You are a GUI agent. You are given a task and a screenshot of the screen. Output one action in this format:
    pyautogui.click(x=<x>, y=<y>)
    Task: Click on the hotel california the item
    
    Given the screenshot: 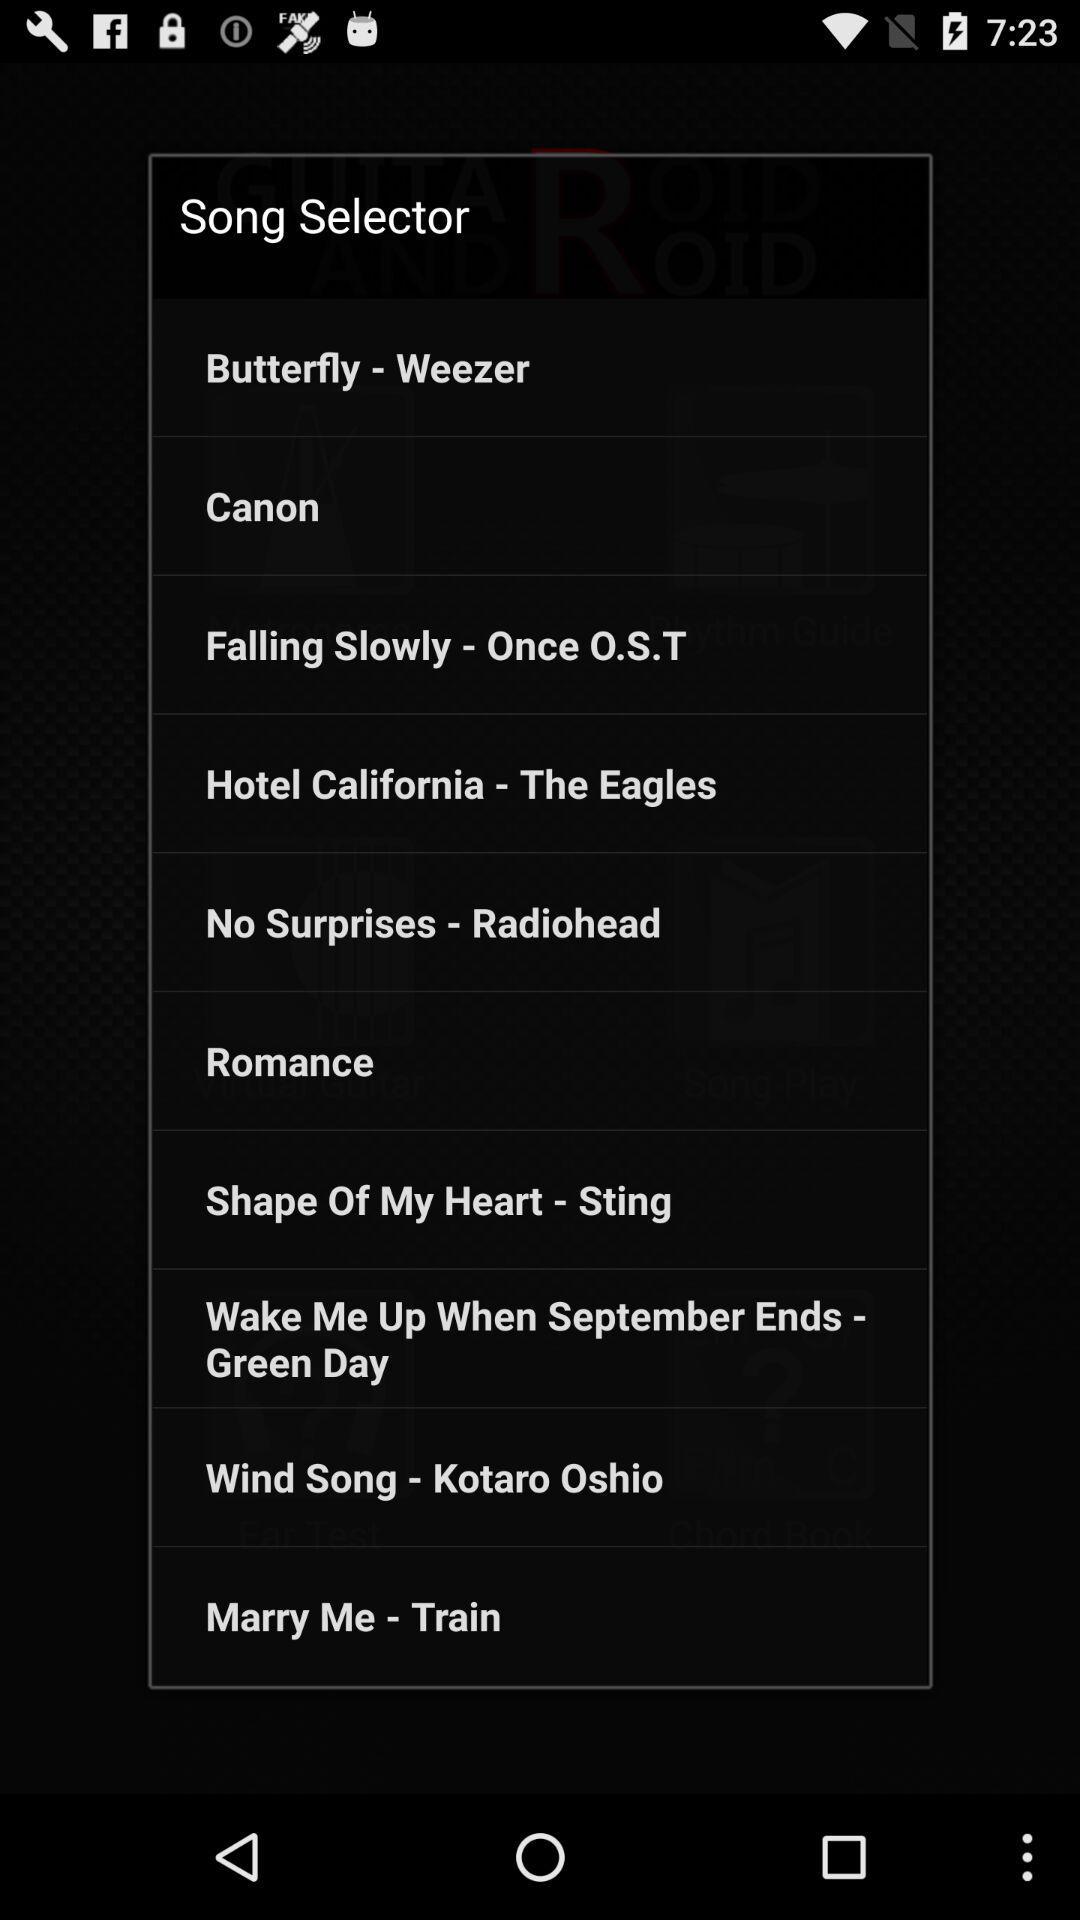 What is the action you would take?
    pyautogui.click(x=434, y=782)
    